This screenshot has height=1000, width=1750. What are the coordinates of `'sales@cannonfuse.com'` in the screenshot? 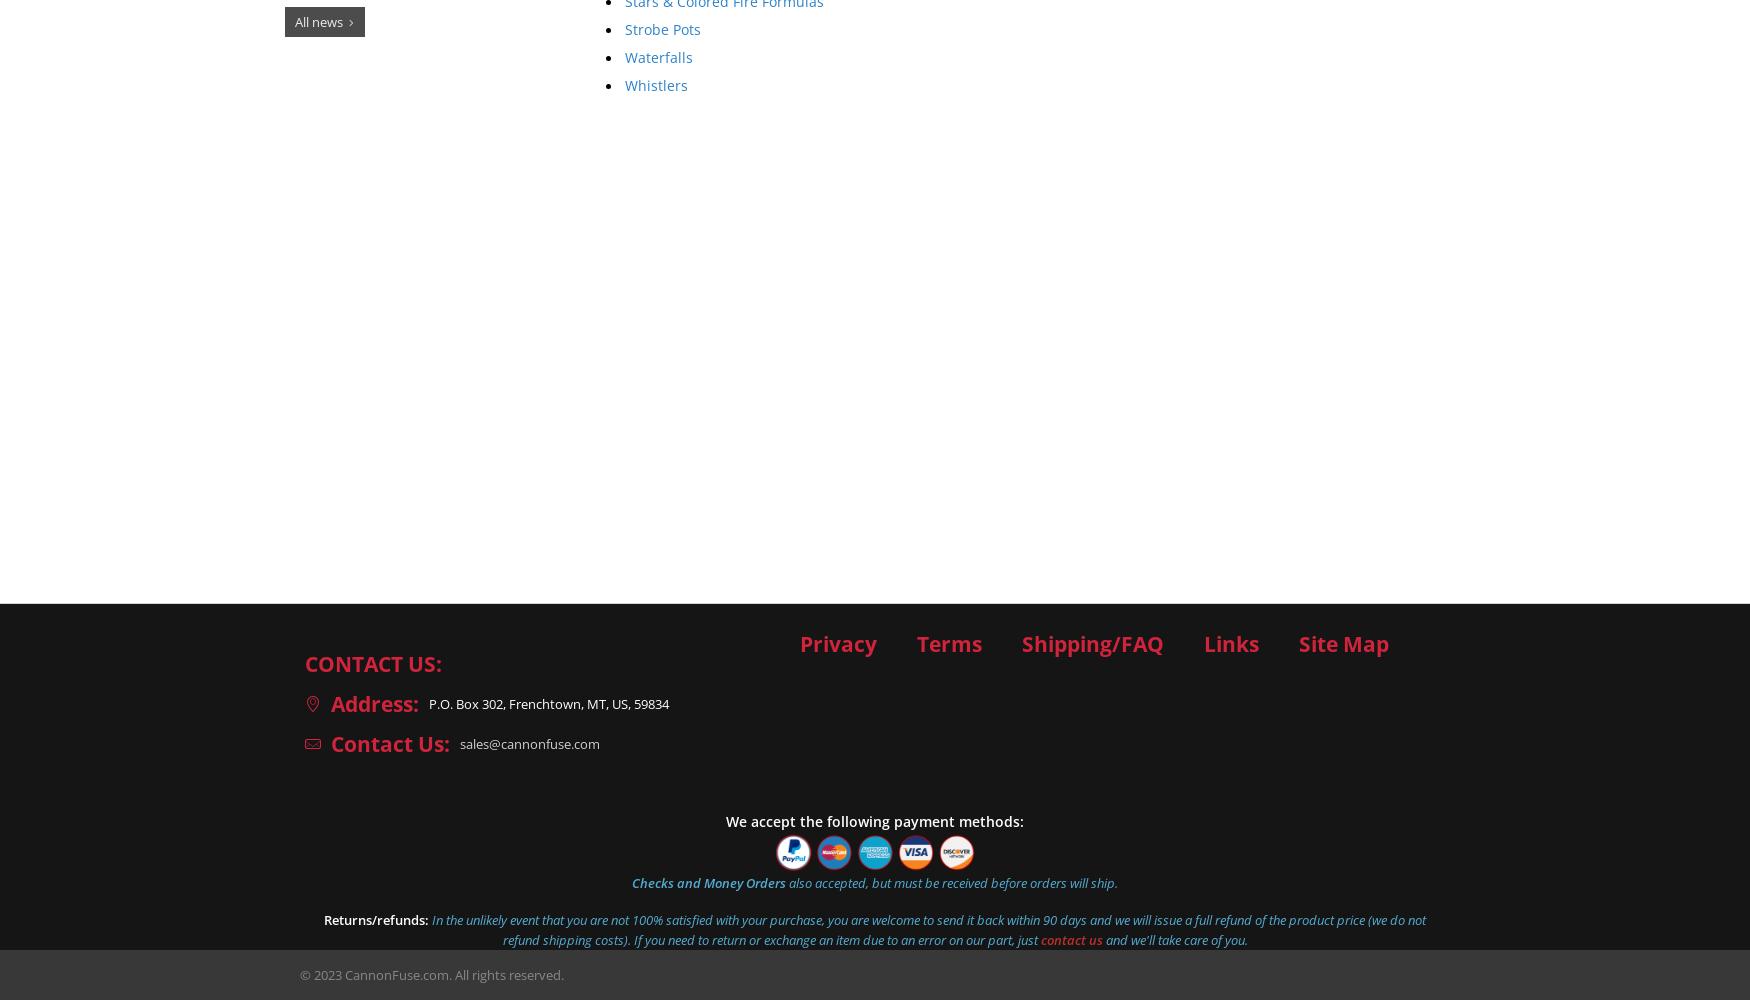 It's located at (529, 743).